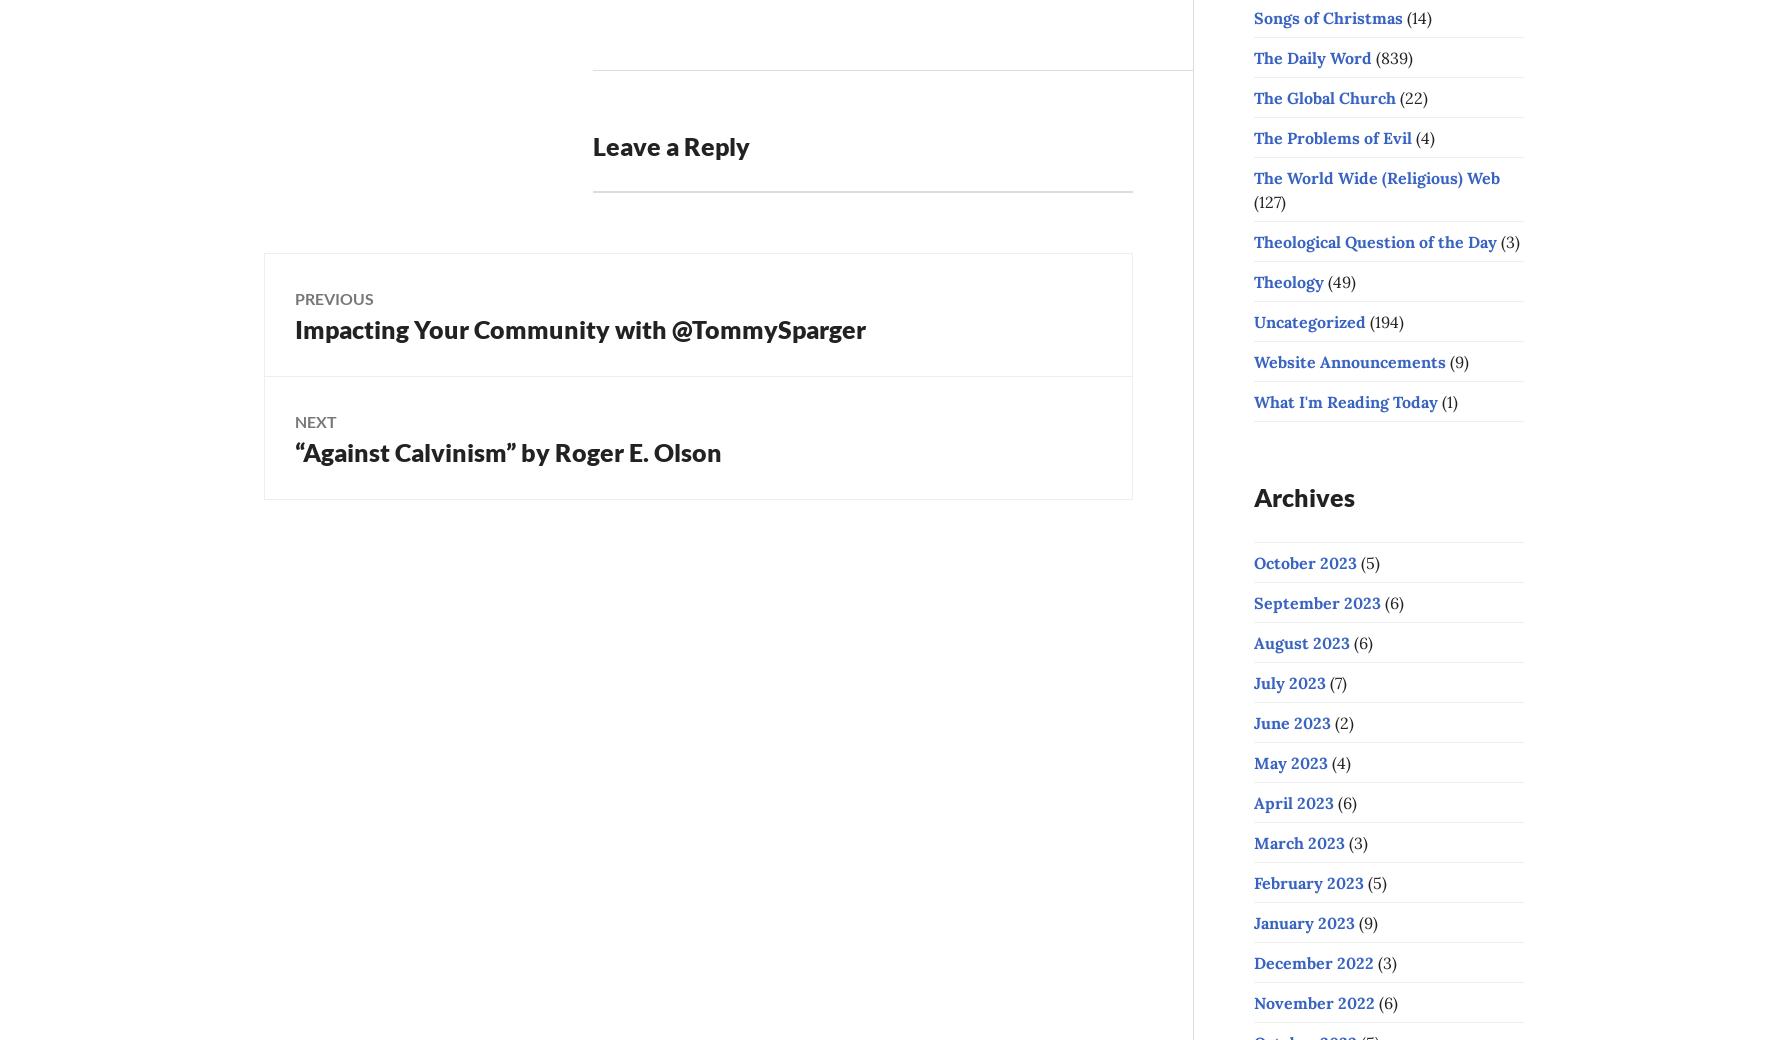 This screenshot has height=1040, width=1788. What do you see at coordinates (1324, 682) in the screenshot?
I see `'(7)'` at bounding box center [1324, 682].